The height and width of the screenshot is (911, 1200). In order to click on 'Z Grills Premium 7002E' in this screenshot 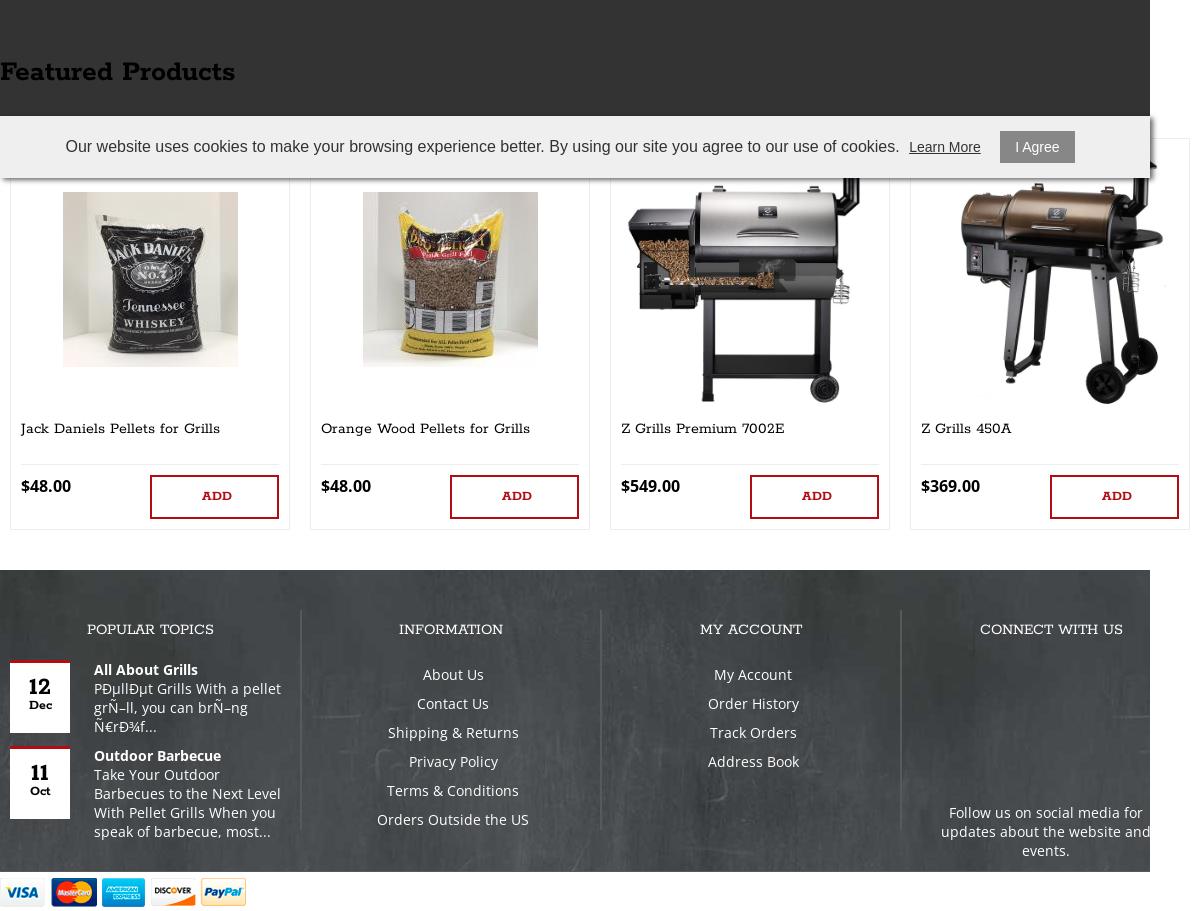, I will do `click(621, 428)`.